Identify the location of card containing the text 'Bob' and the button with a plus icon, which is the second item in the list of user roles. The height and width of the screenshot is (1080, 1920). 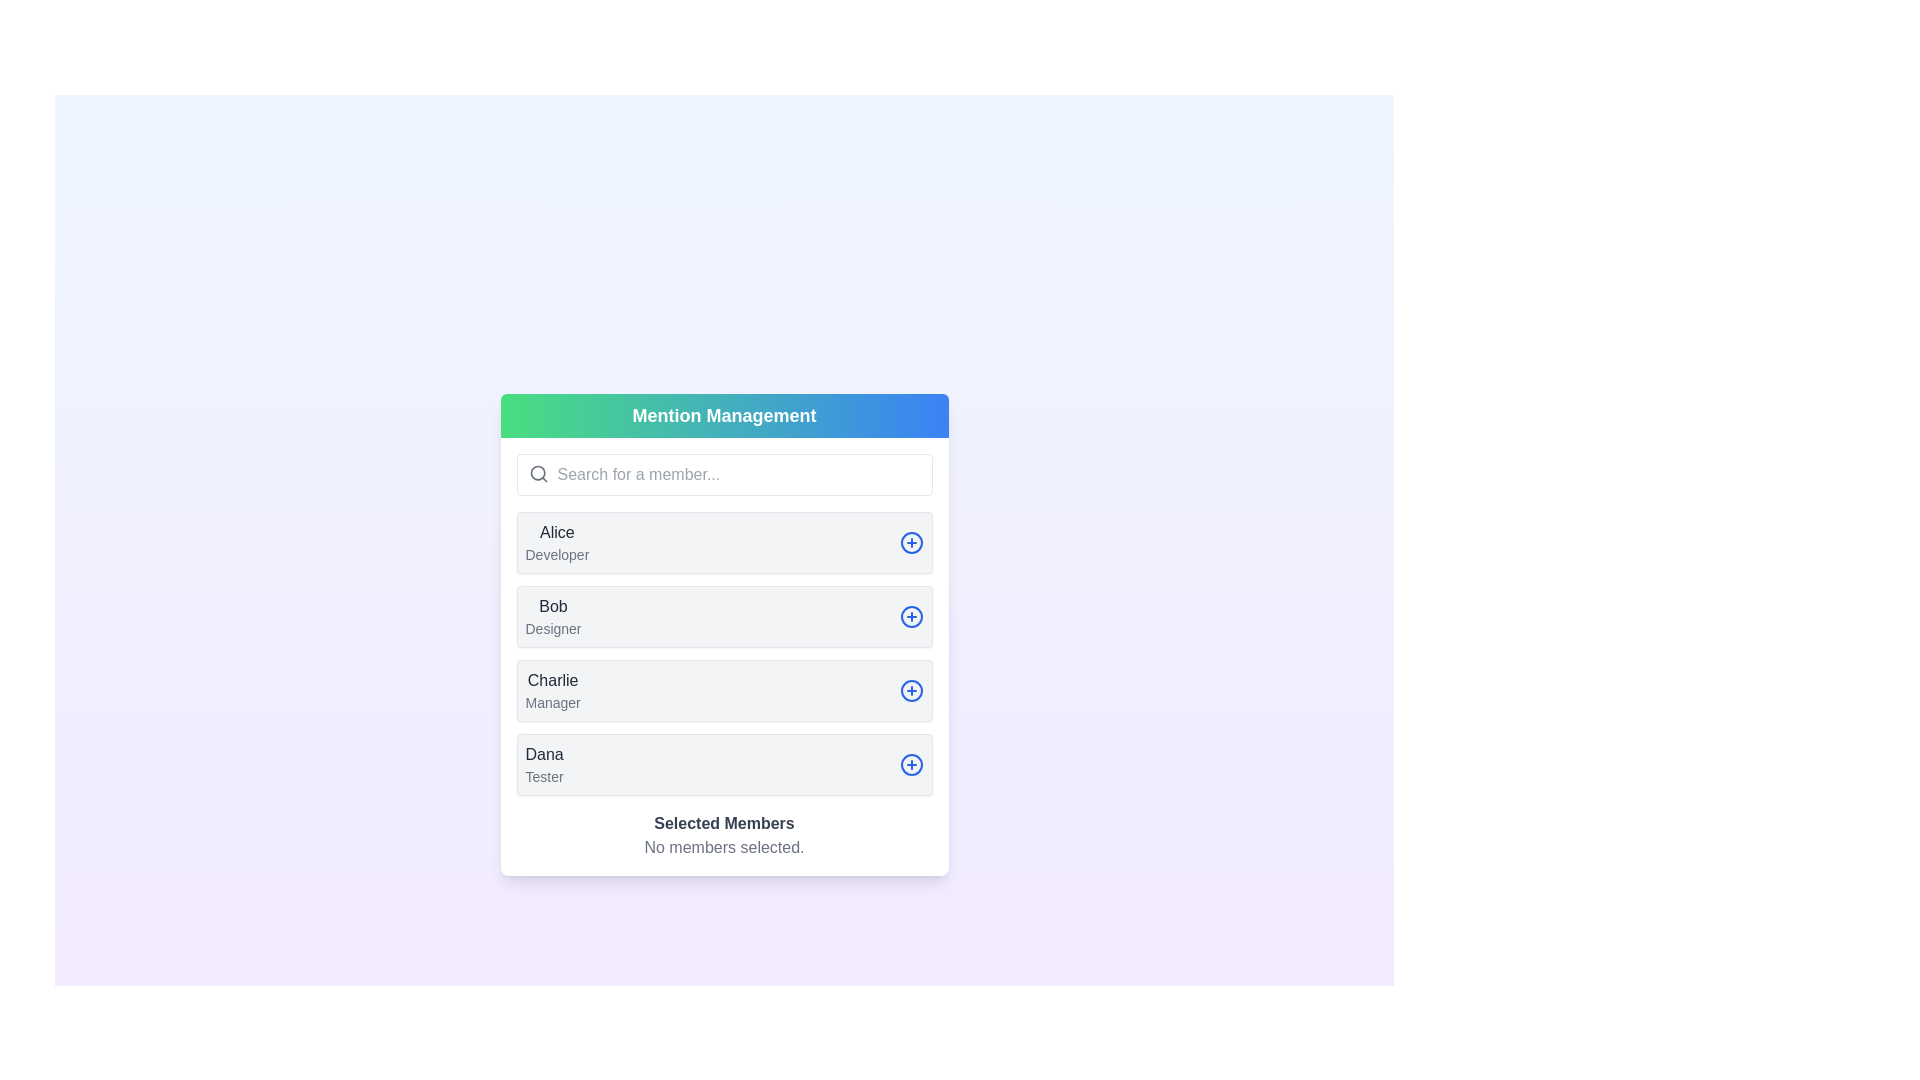
(723, 616).